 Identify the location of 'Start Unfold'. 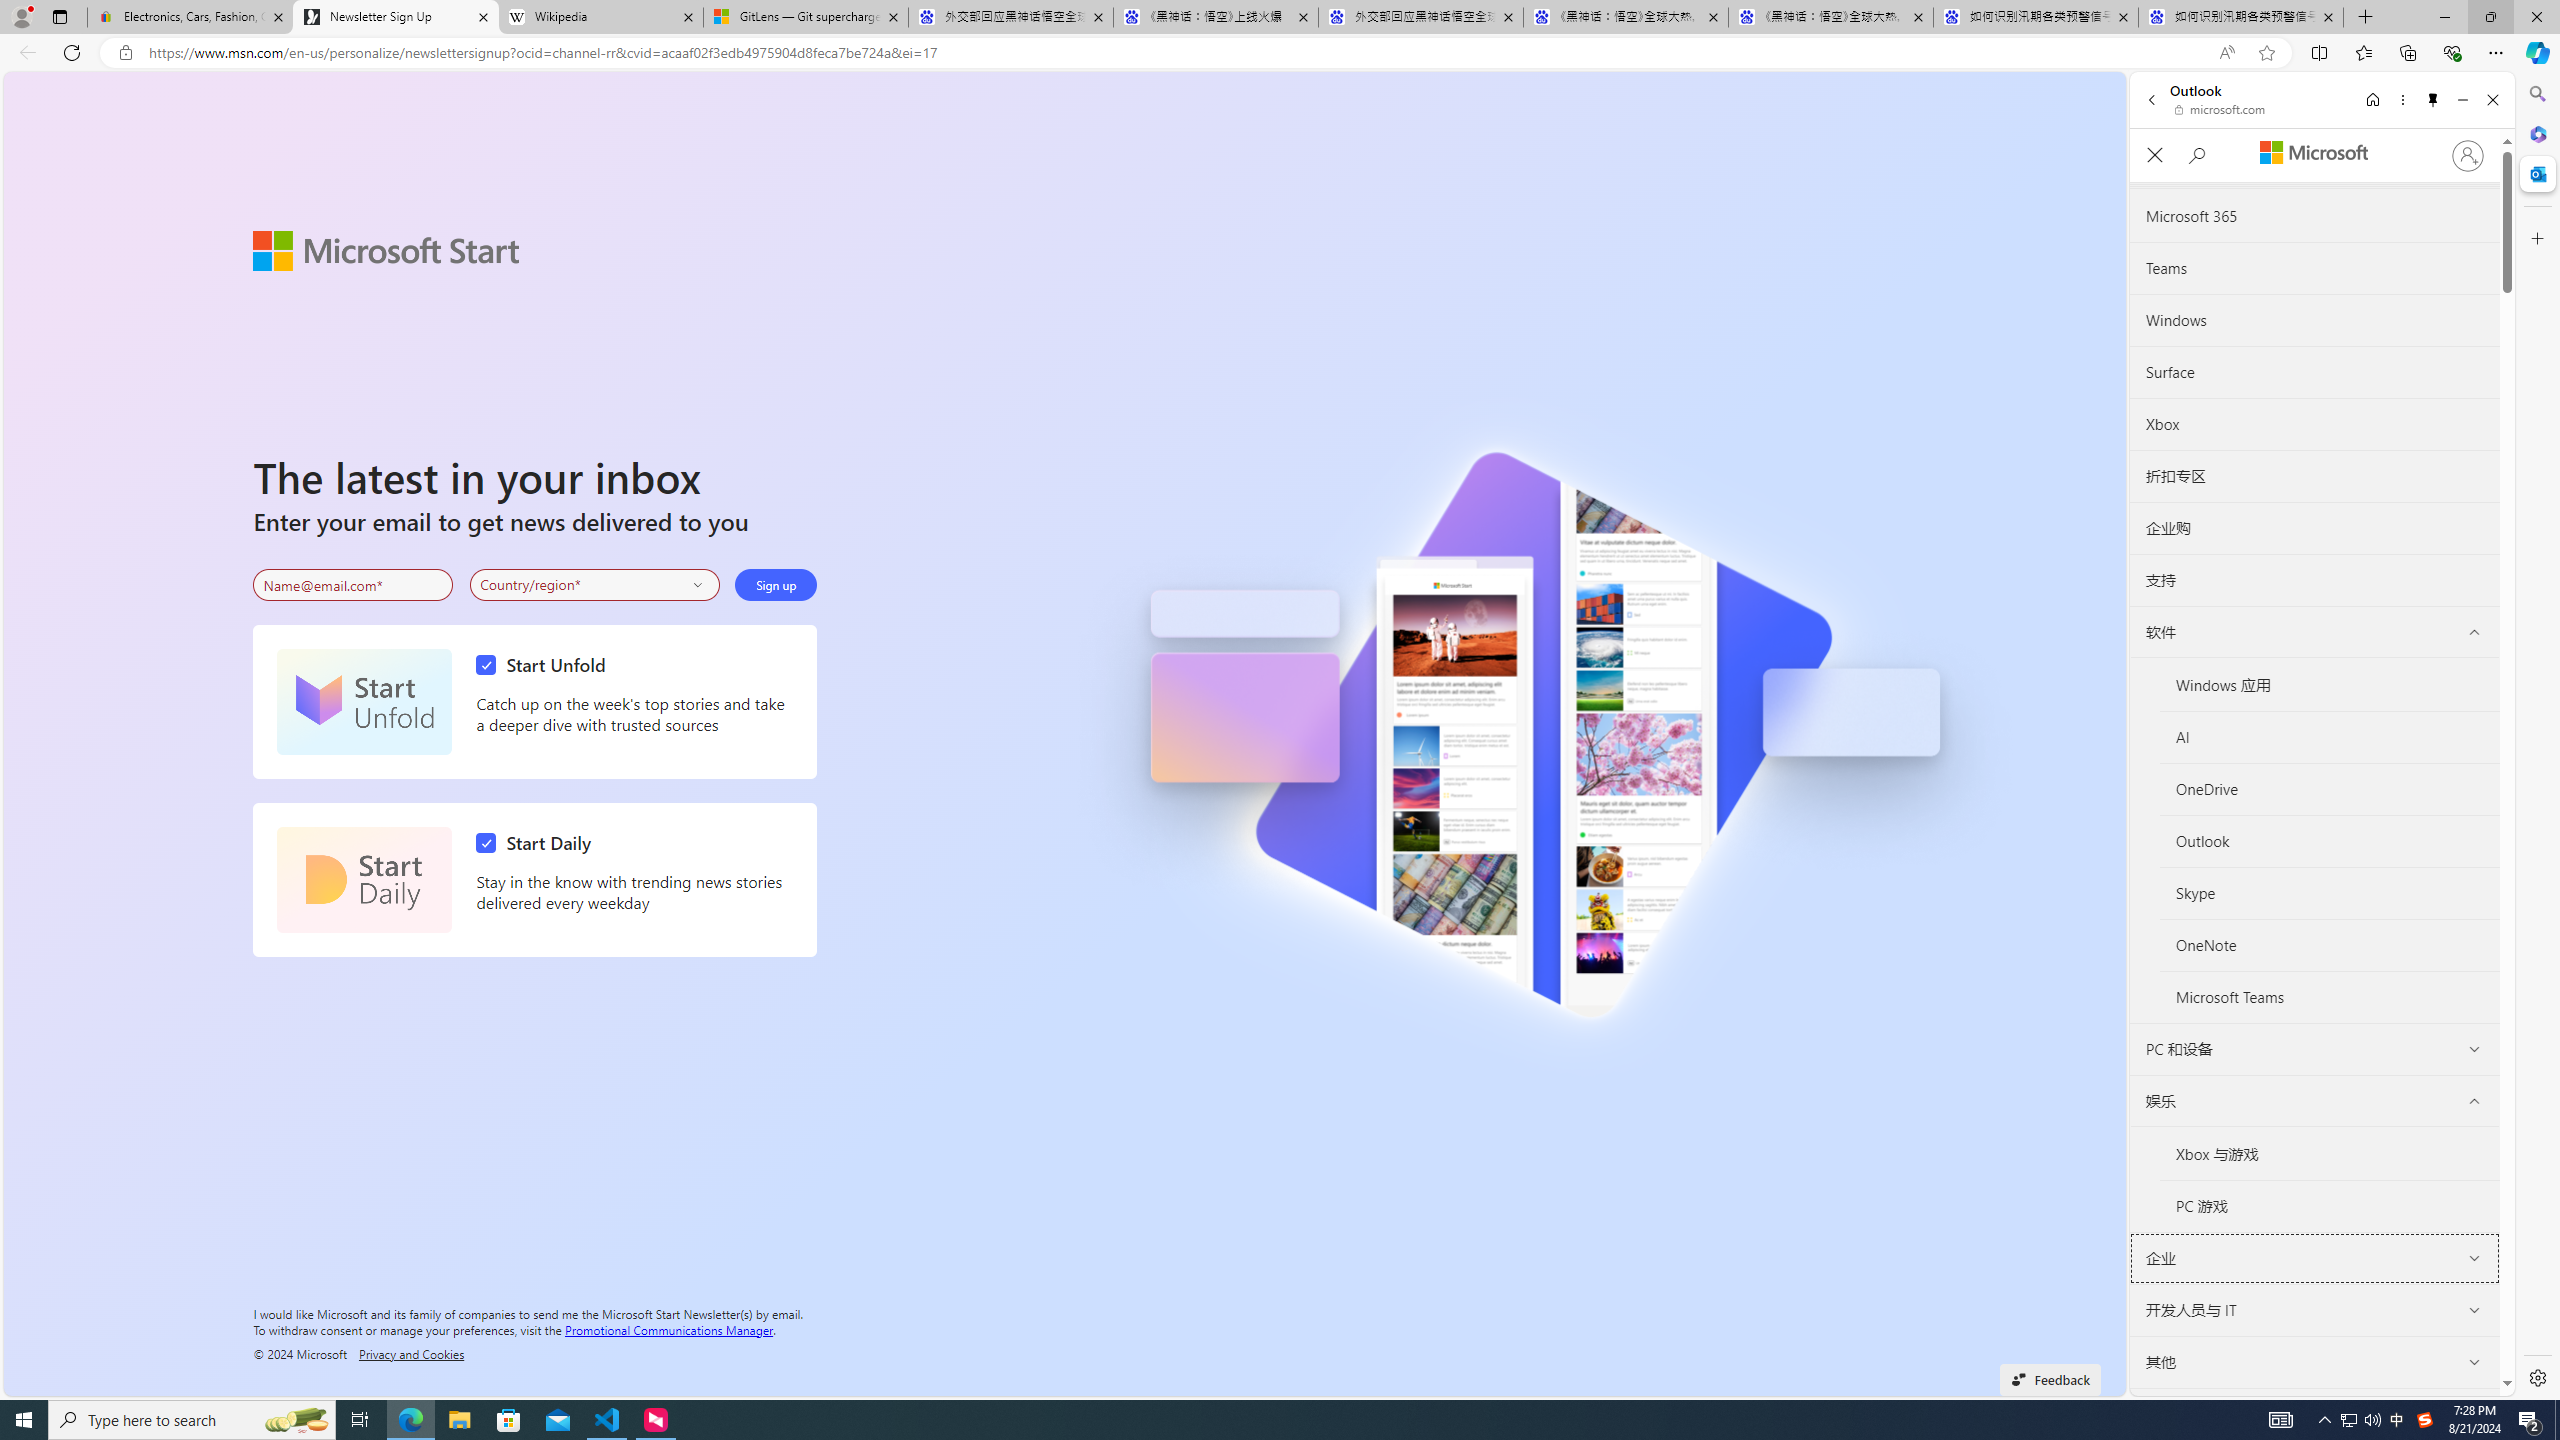
(363, 701).